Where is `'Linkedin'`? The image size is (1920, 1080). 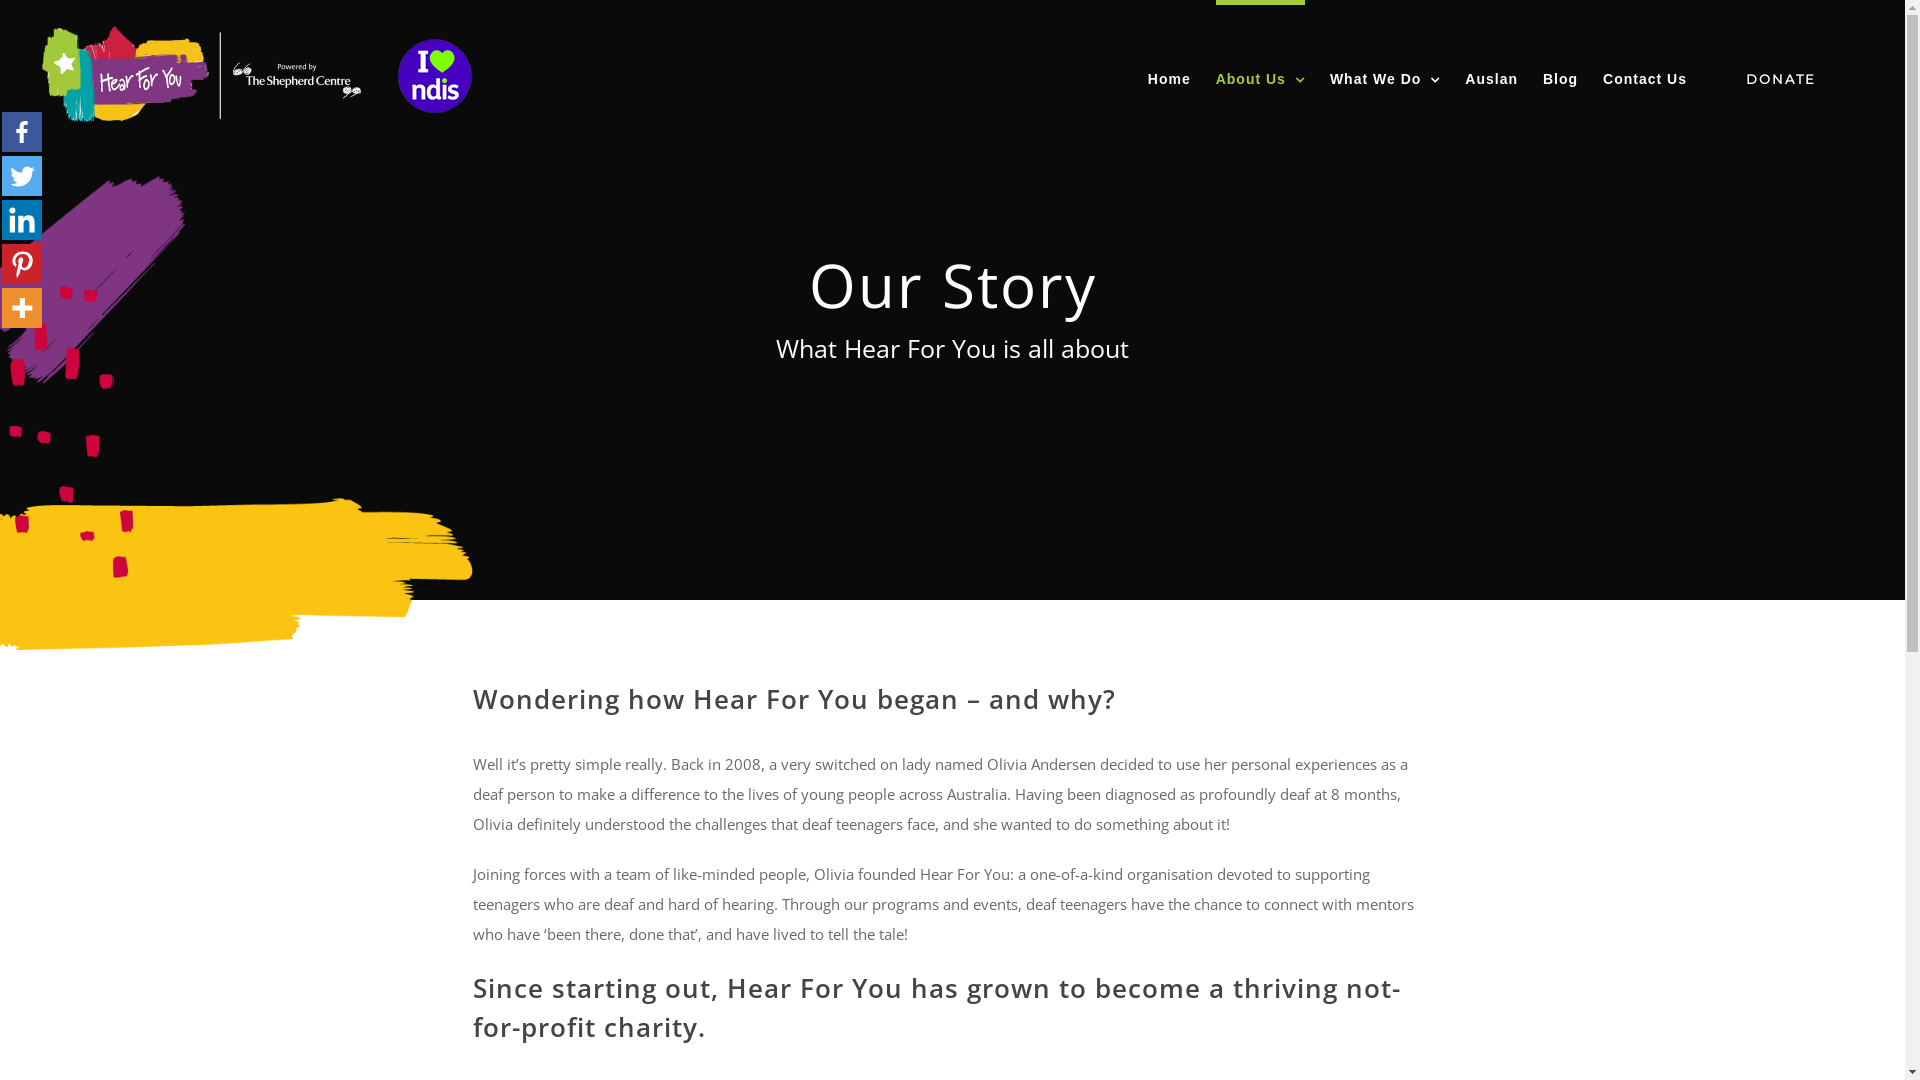
'Linkedin' is located at coordinates (22, 219).